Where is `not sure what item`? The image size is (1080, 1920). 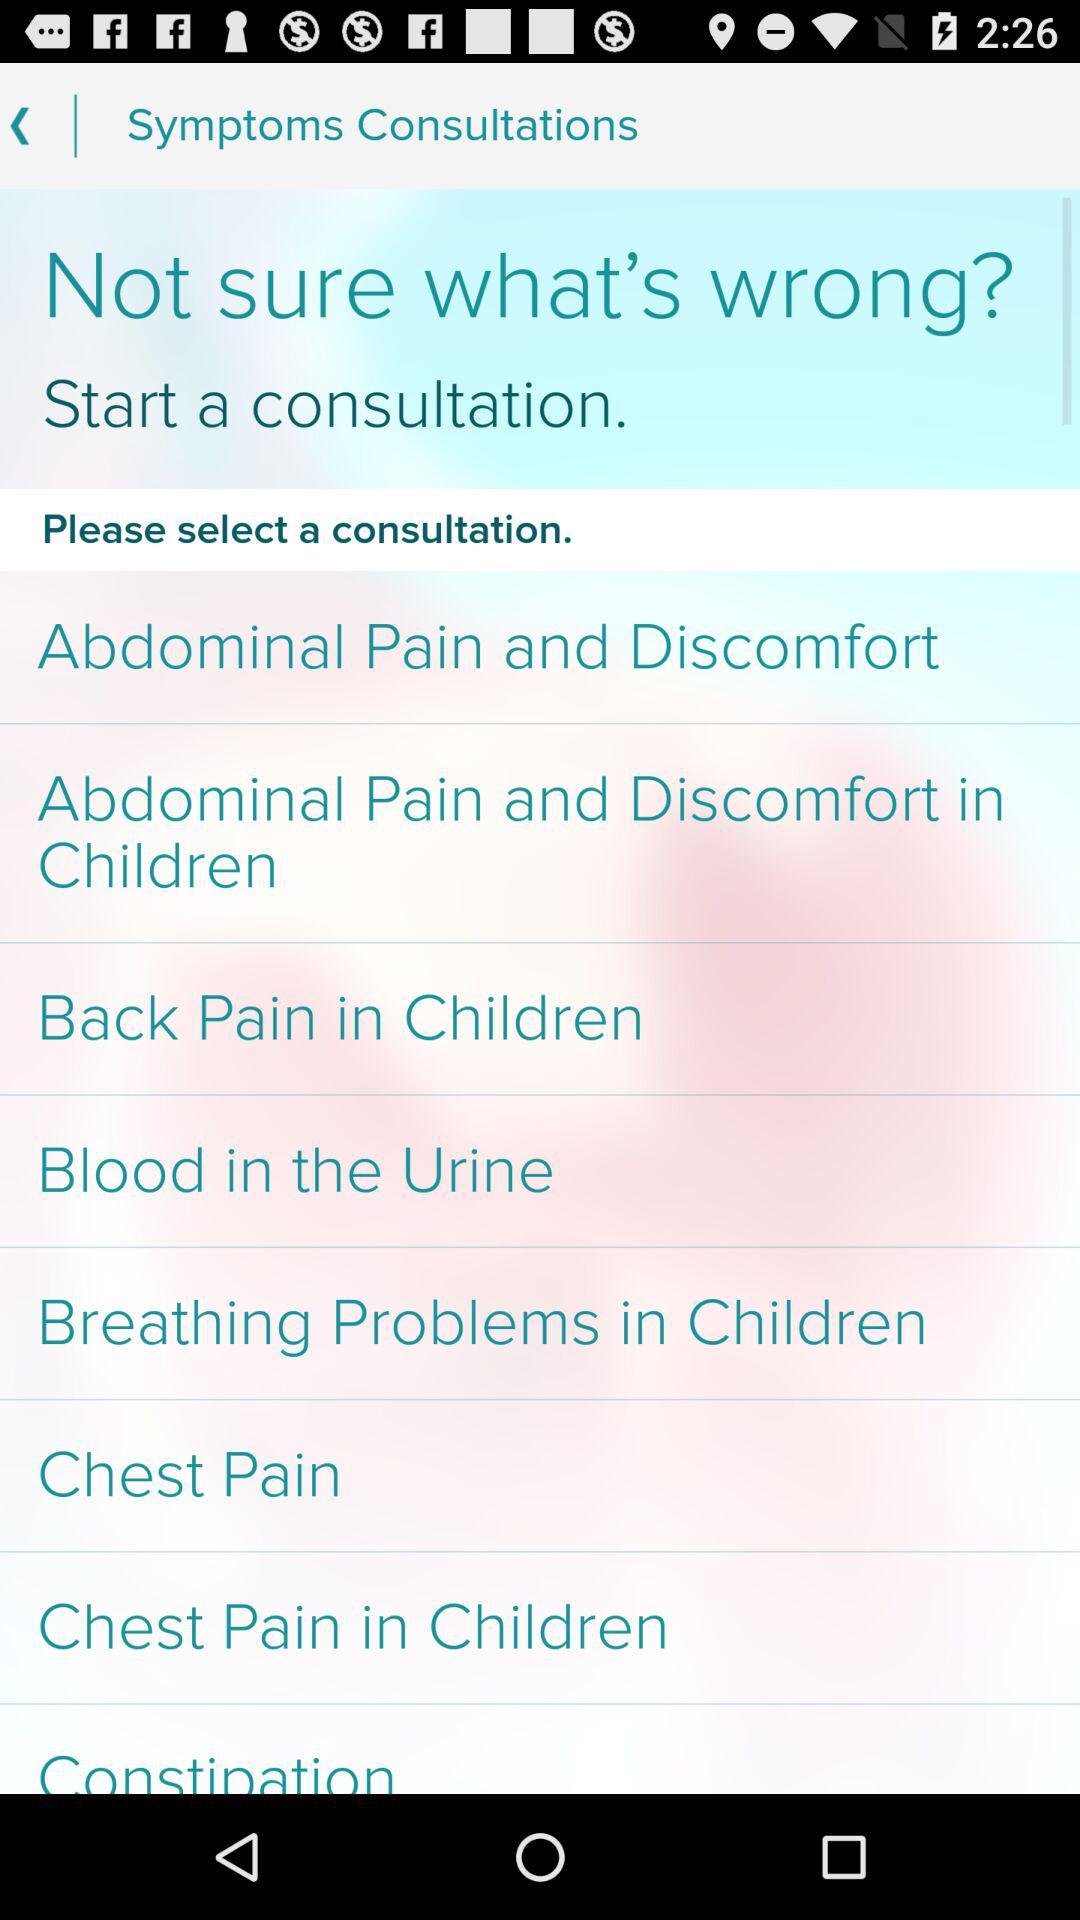 not sure what item is located at coordinates (540, 286).